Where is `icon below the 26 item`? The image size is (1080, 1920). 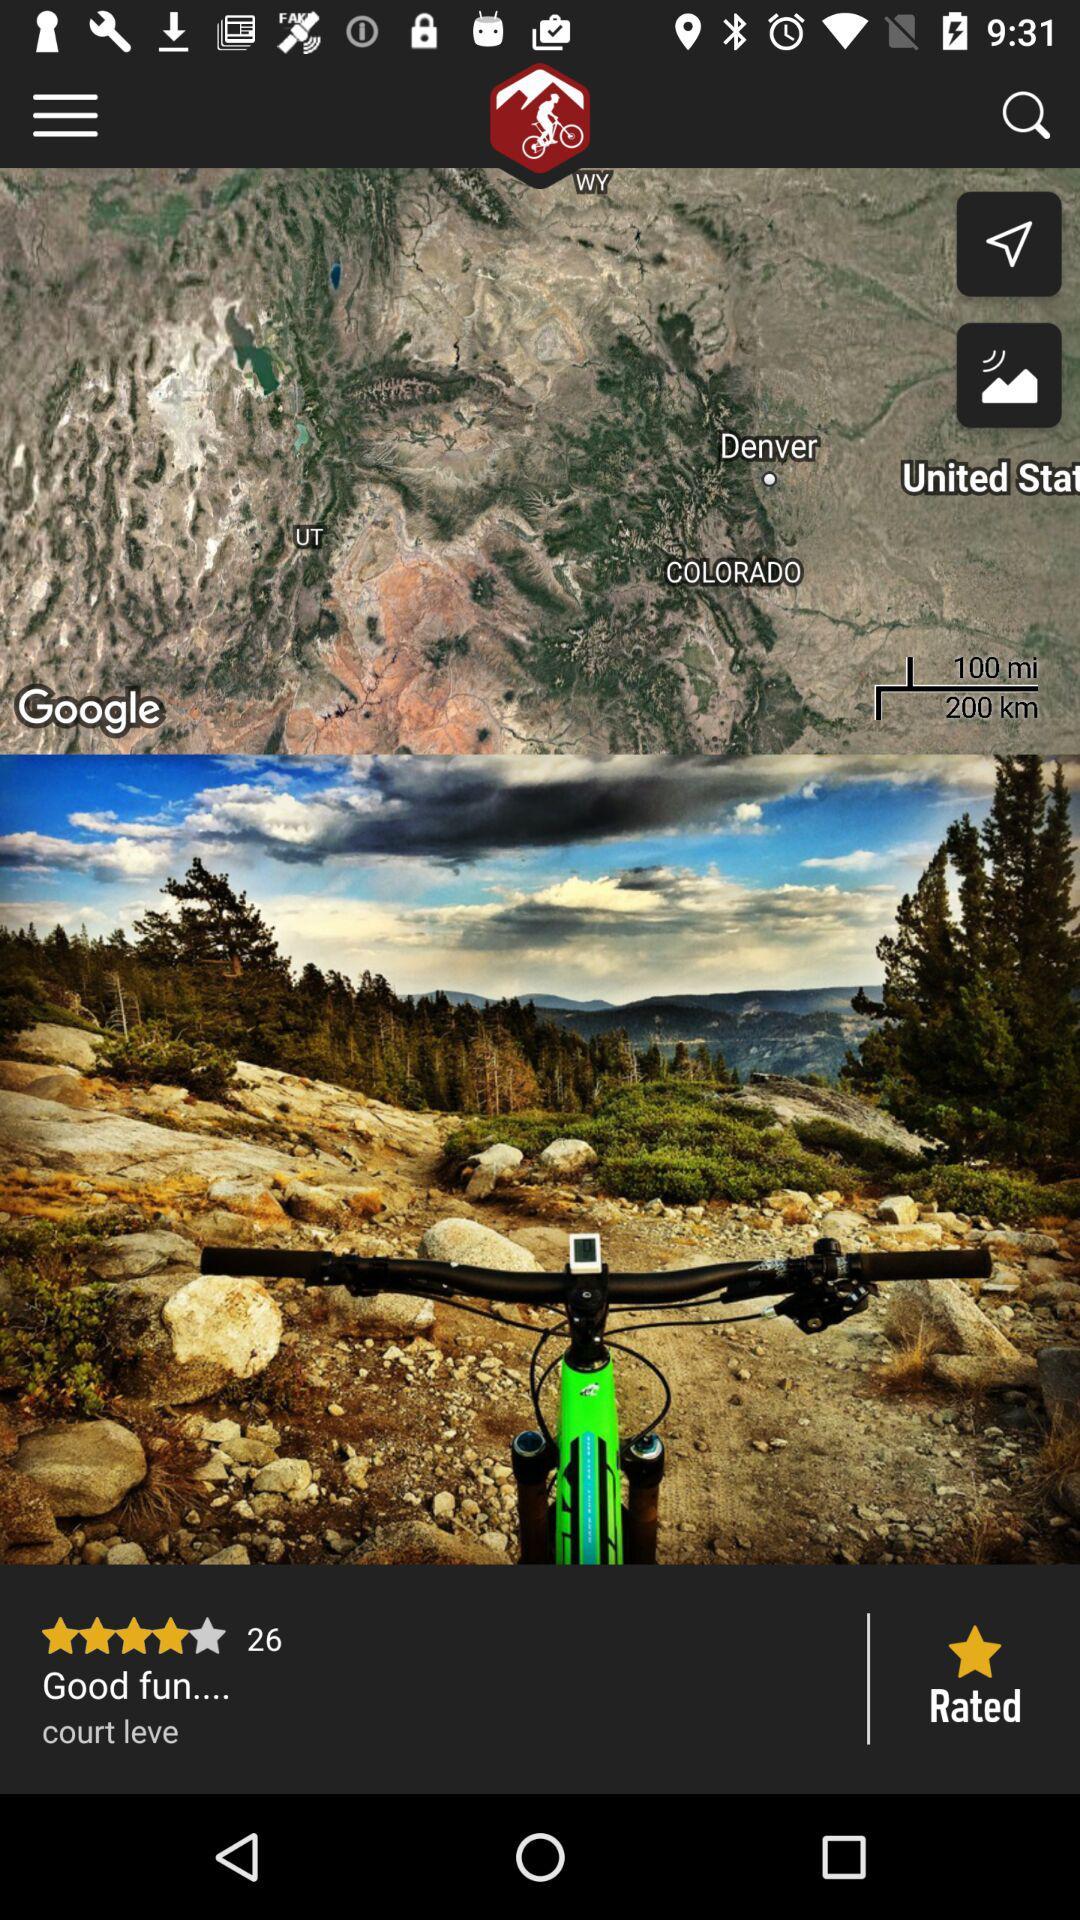
icon below the 26 item is located at coordinates (434, 1683).